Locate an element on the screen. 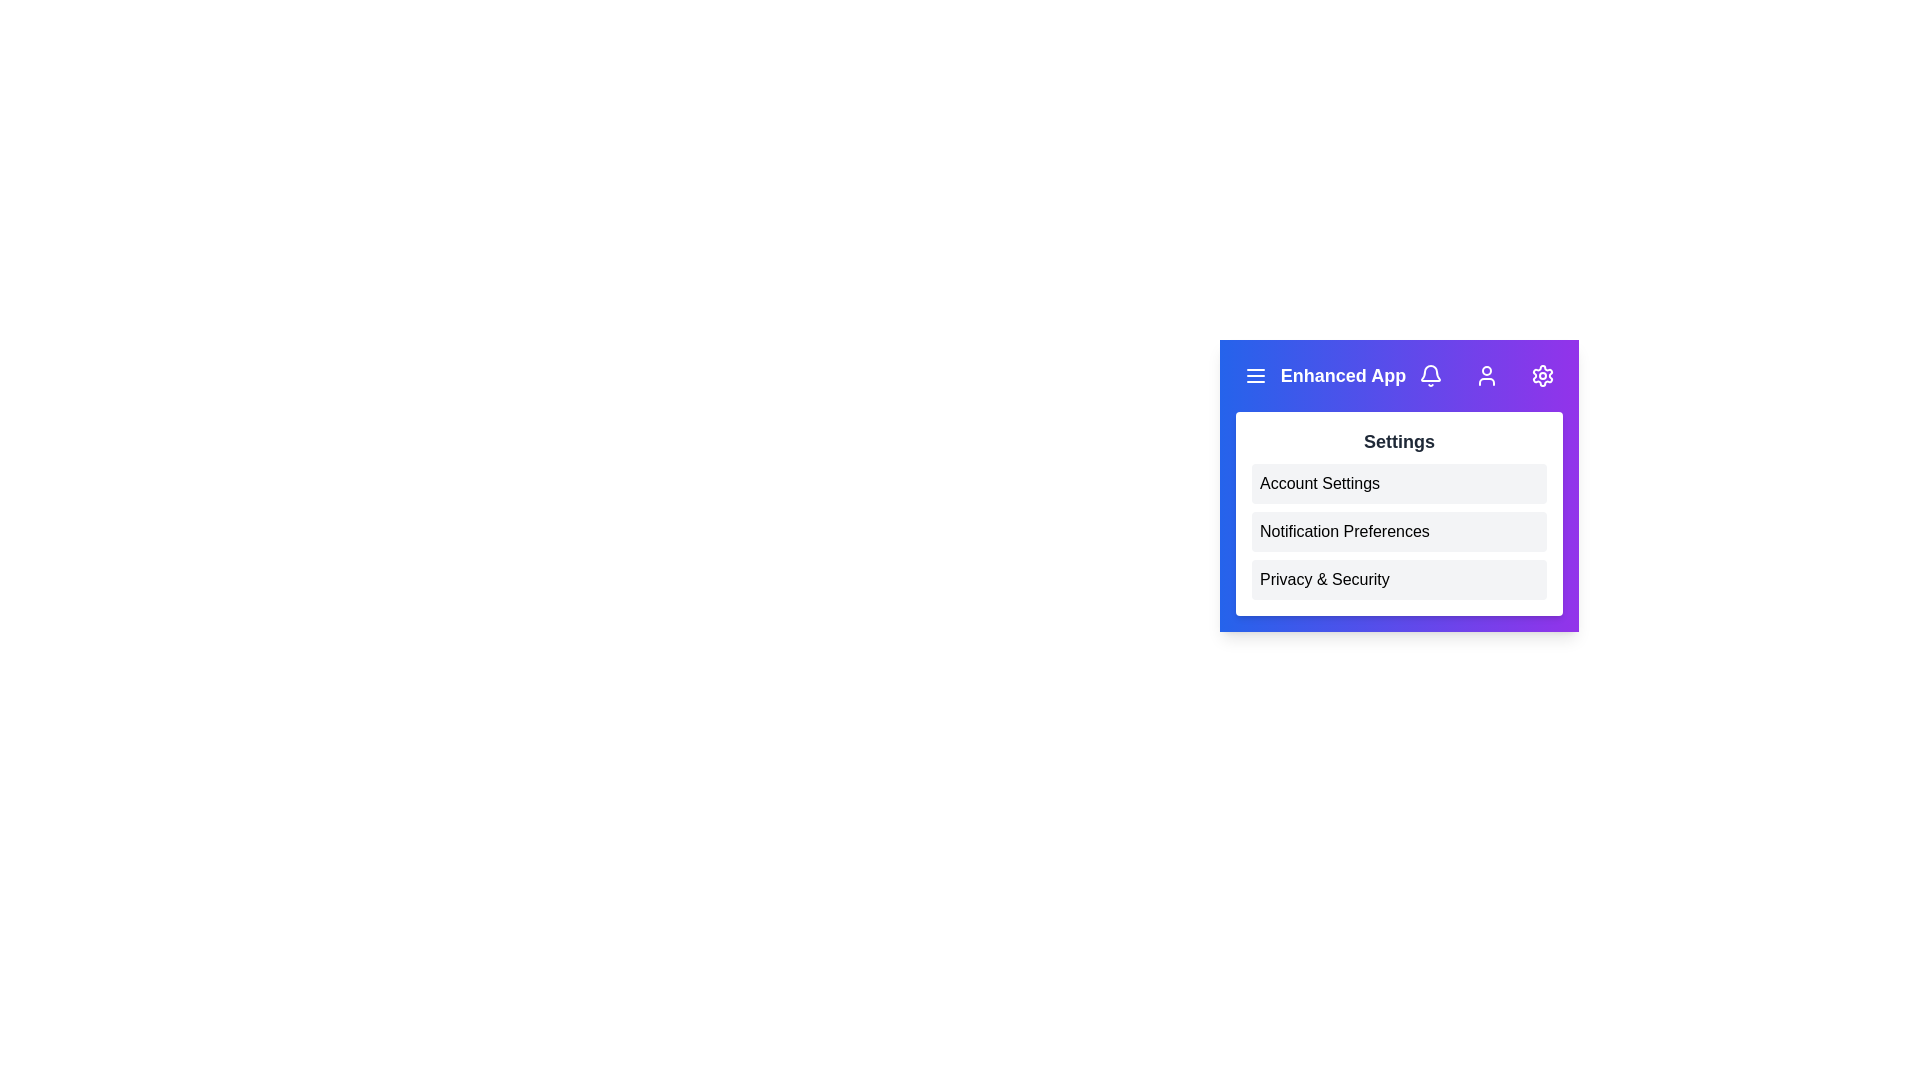  the Account Settings button in the settings menu is located at coordinates (1398, 483).